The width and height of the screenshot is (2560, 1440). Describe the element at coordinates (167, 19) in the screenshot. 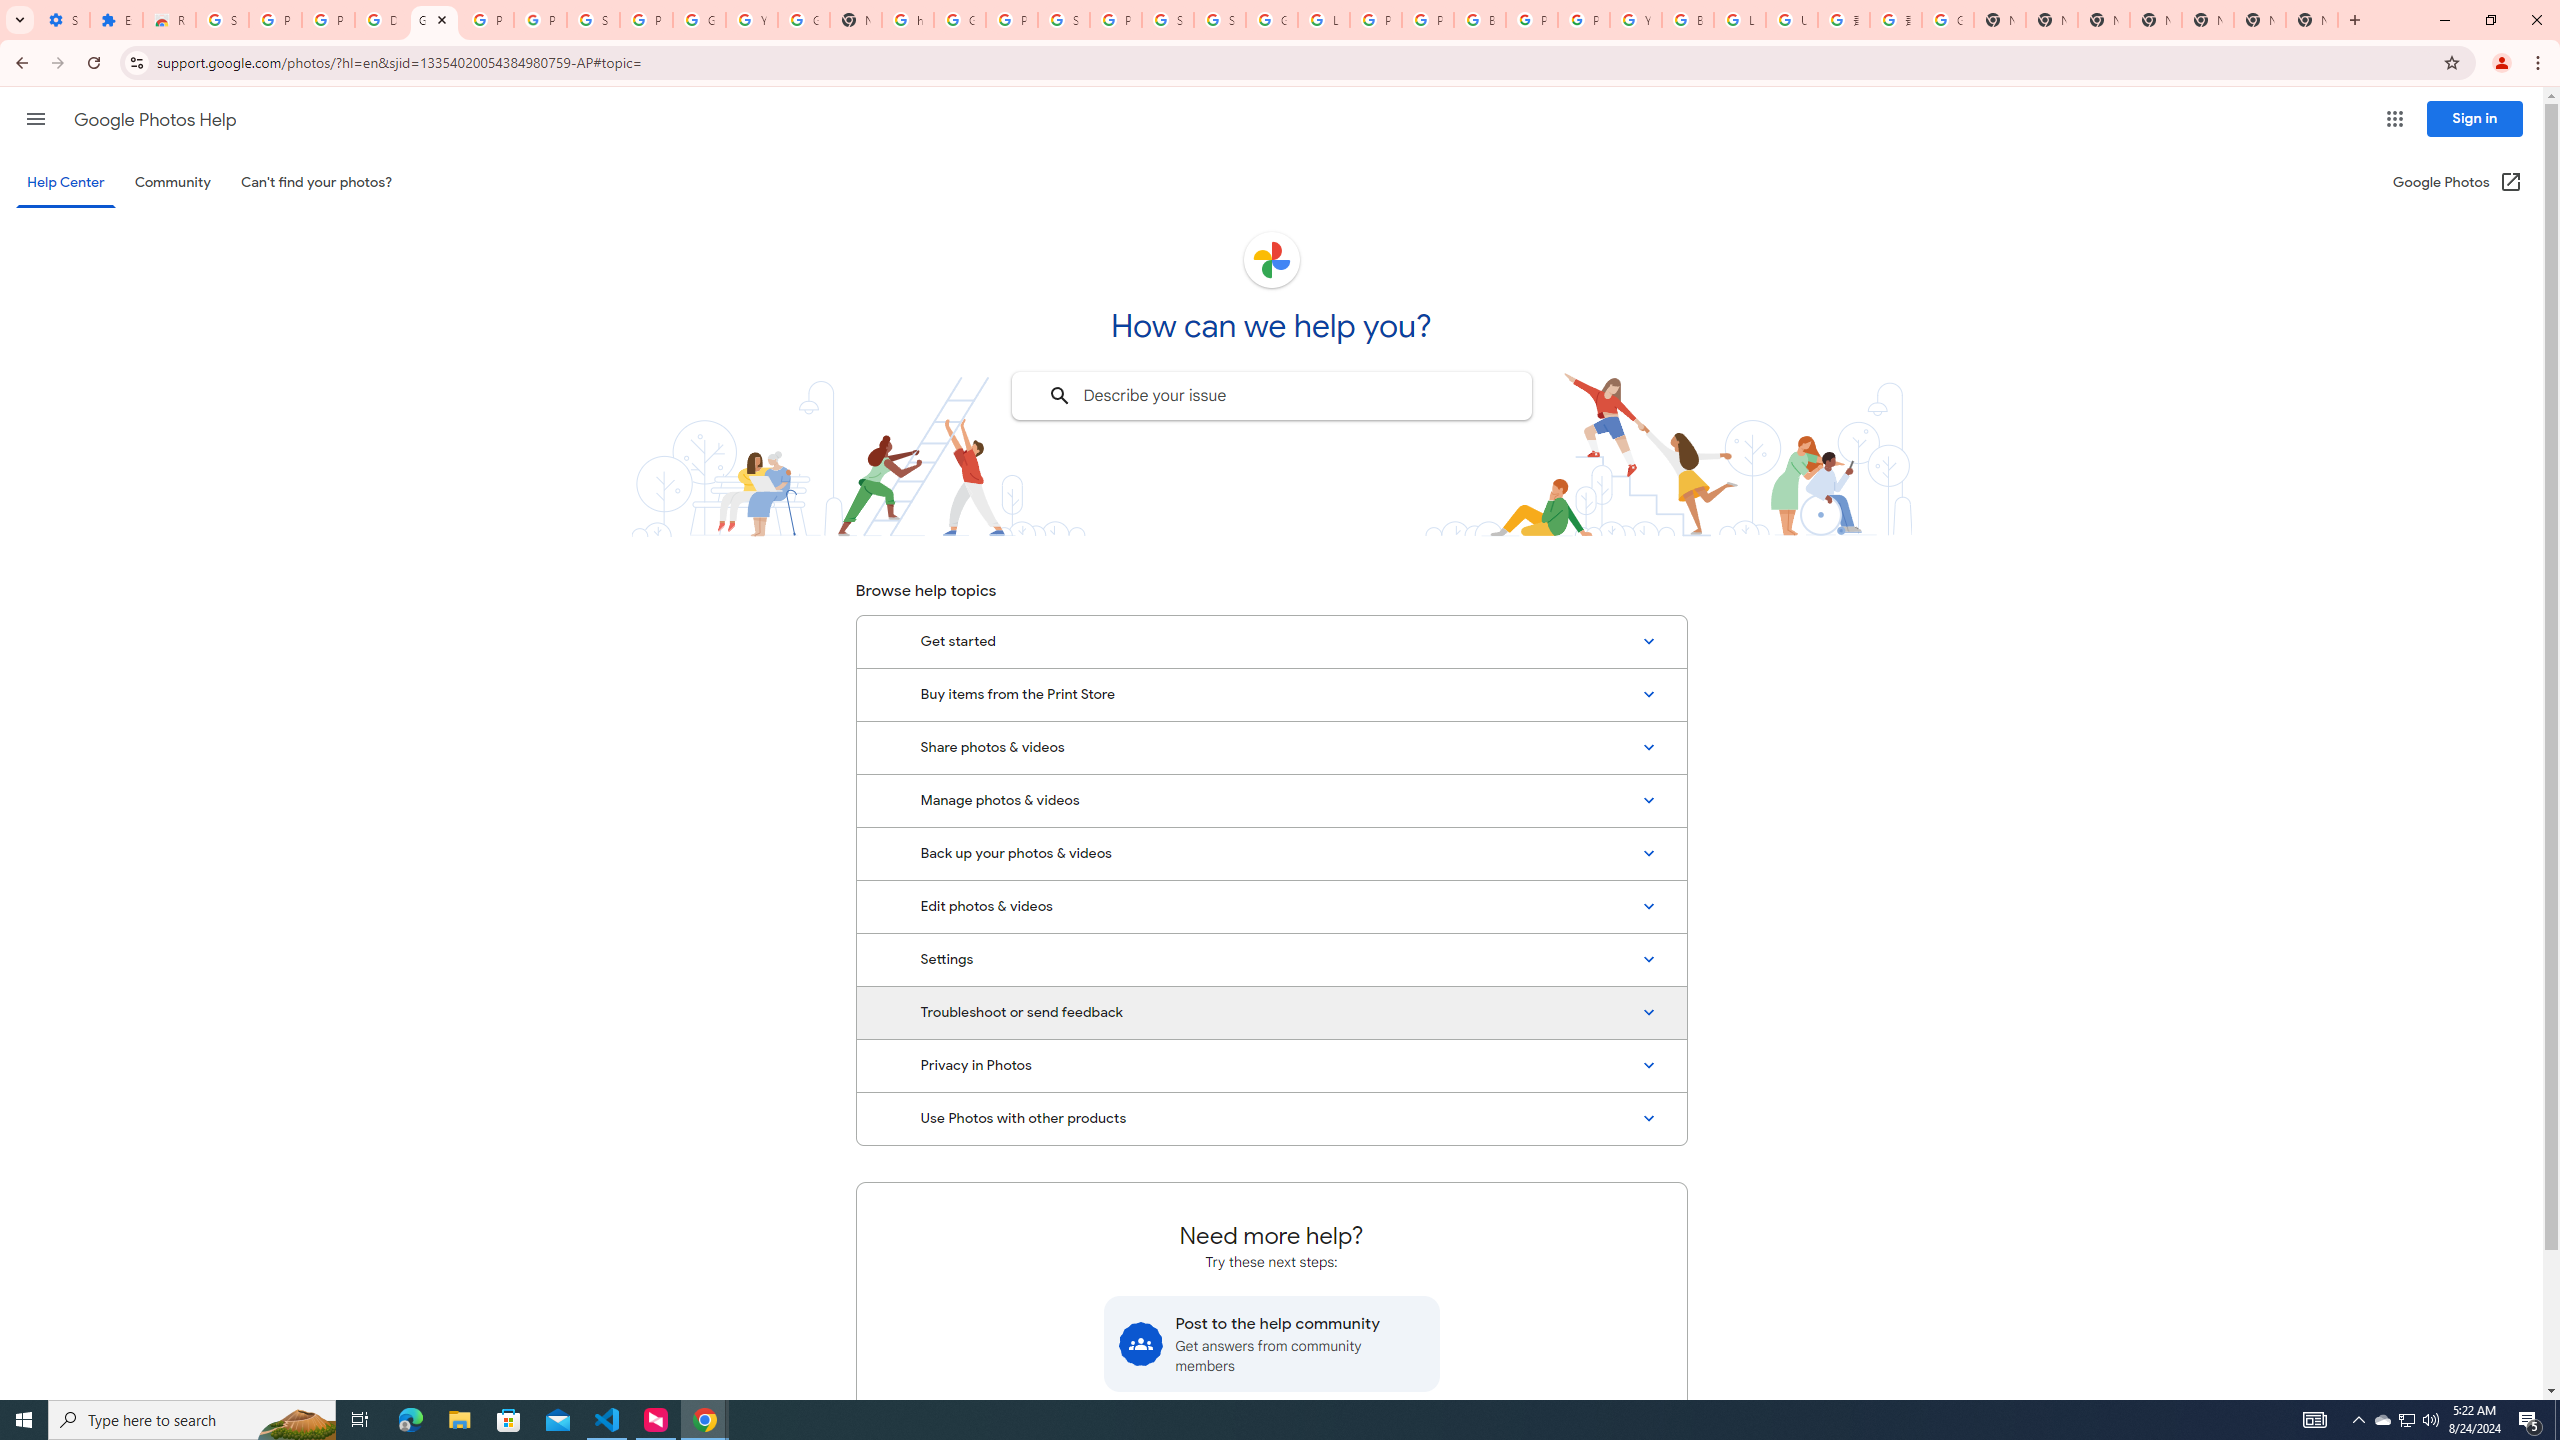

I see `'Reviews: Helix Fruit Jump Arcade Game'` at that location.